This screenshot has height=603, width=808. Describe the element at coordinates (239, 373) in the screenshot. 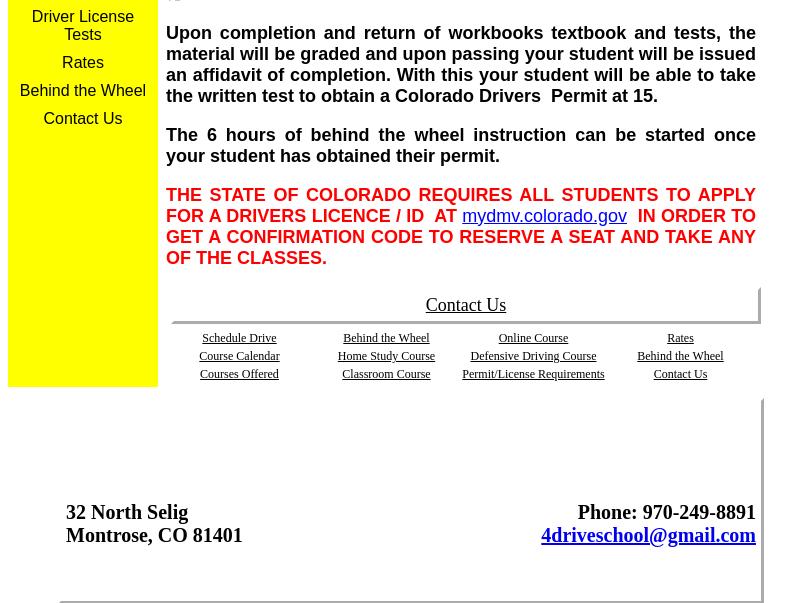

I see `'Courses Offered'` at that location.